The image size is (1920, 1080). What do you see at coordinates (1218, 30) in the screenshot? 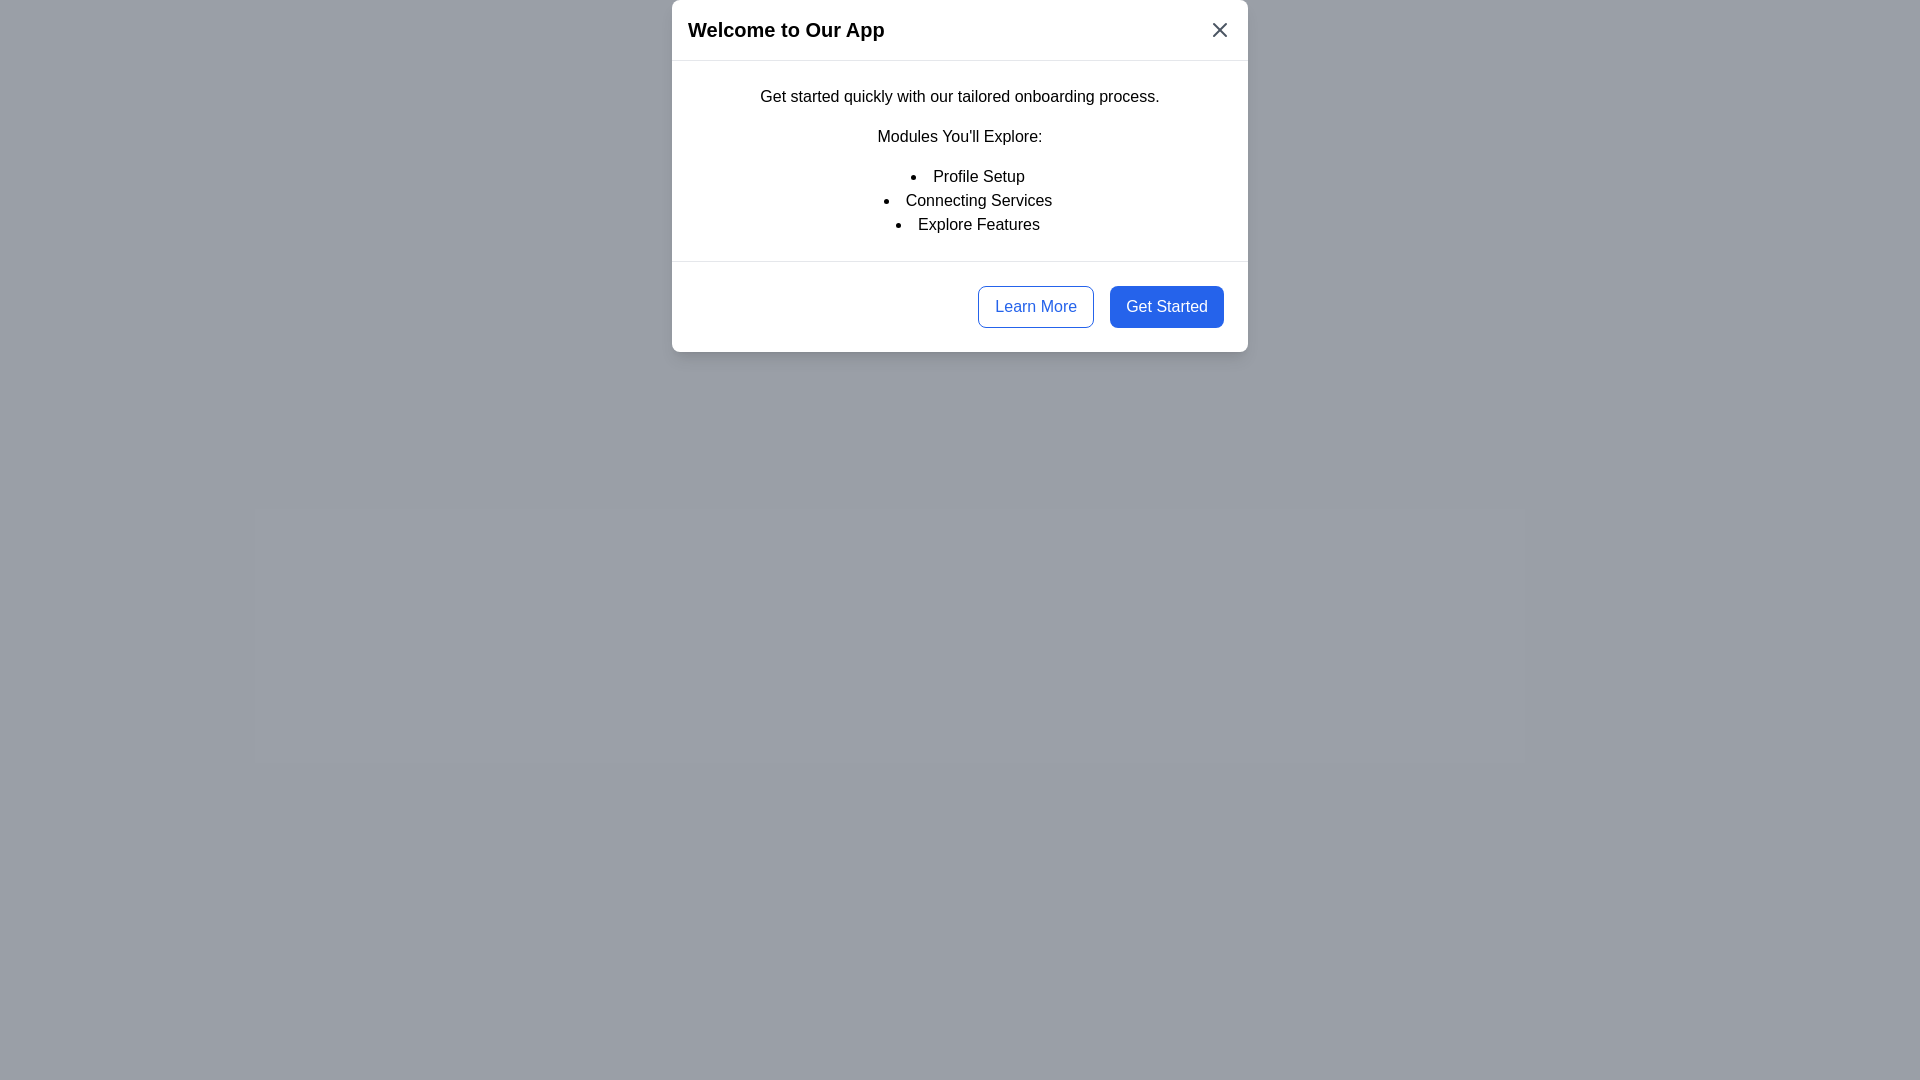
I see `the icon button at the top right corner of the modal dialog` at bounding box center [1218, 30].